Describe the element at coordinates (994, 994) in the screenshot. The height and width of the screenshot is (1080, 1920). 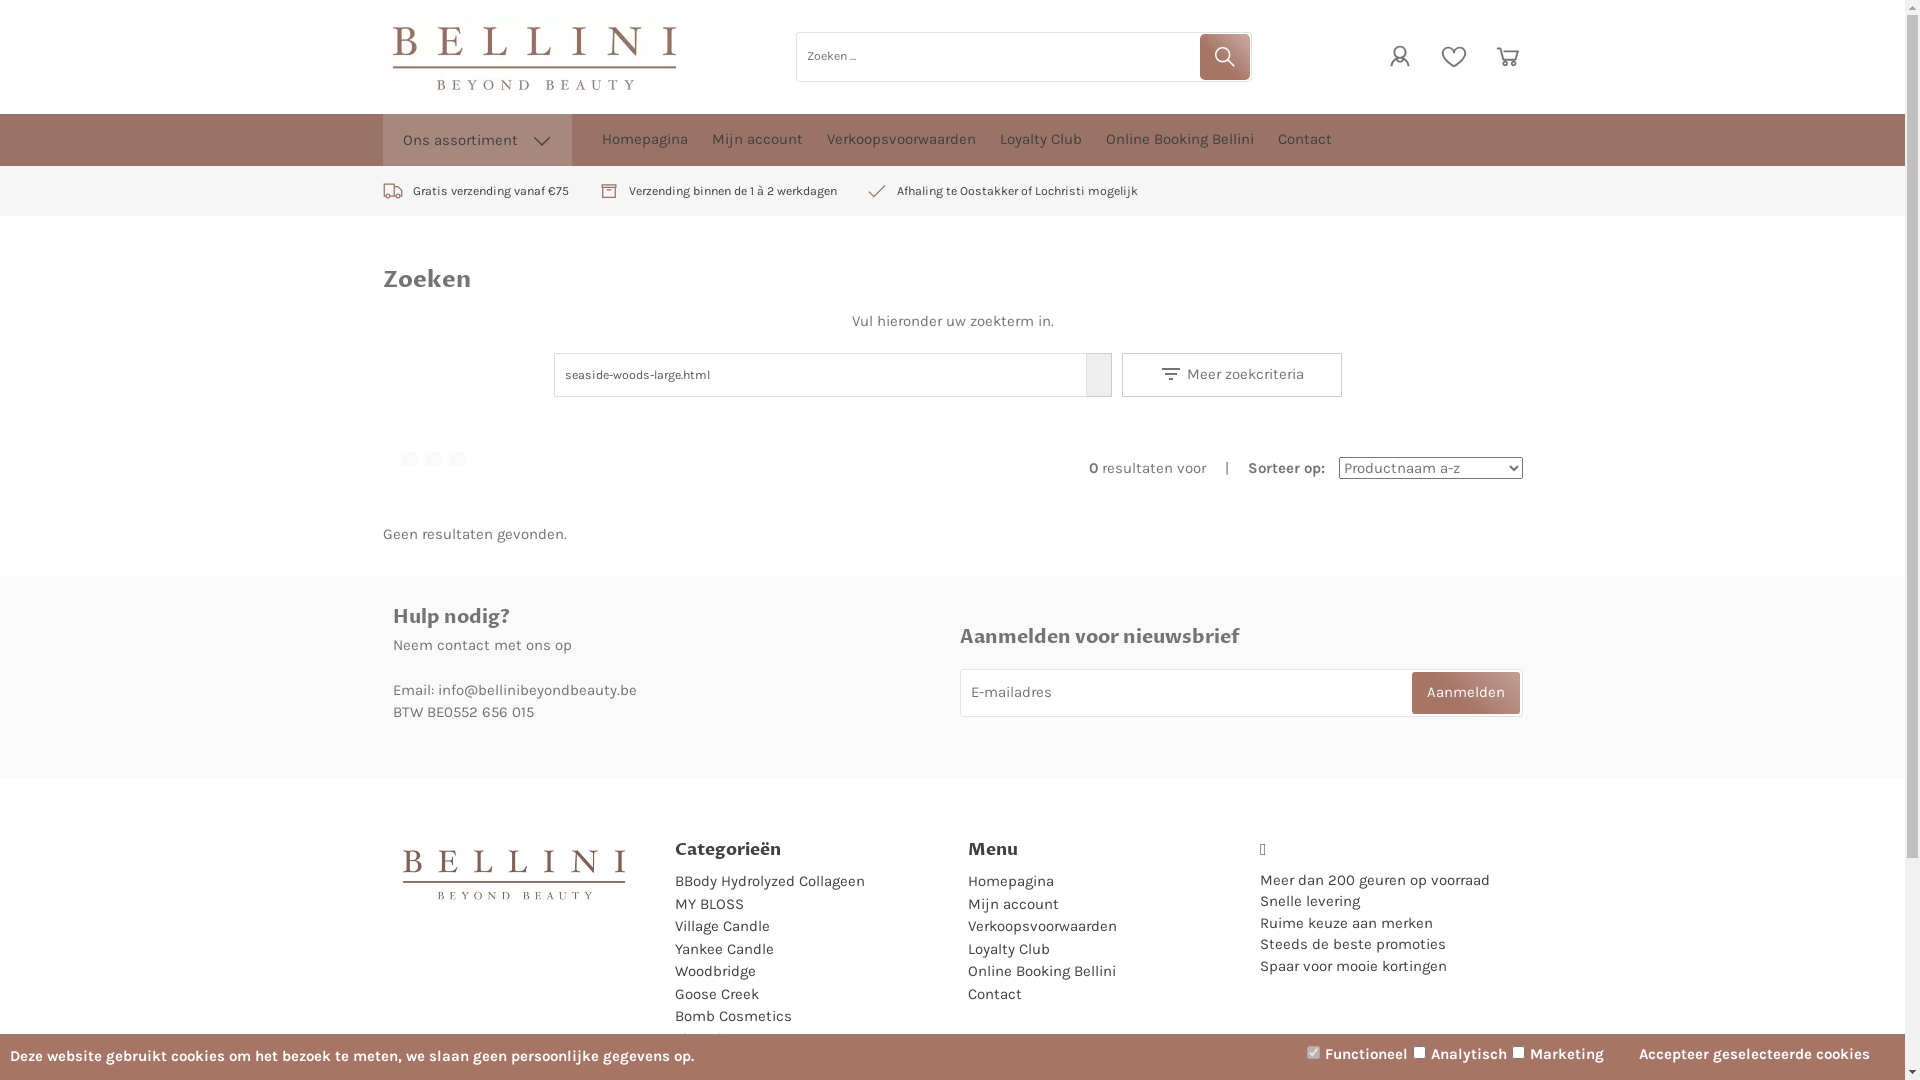
I see `'Contact'` at that location.